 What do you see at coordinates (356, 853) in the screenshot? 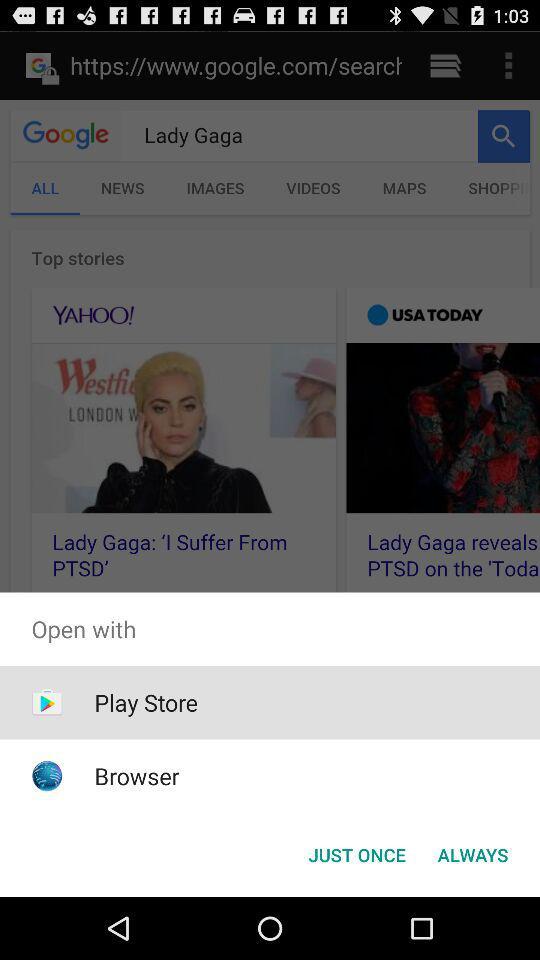
I see `the button to the left of the always item` at bounding box center [356, 853].